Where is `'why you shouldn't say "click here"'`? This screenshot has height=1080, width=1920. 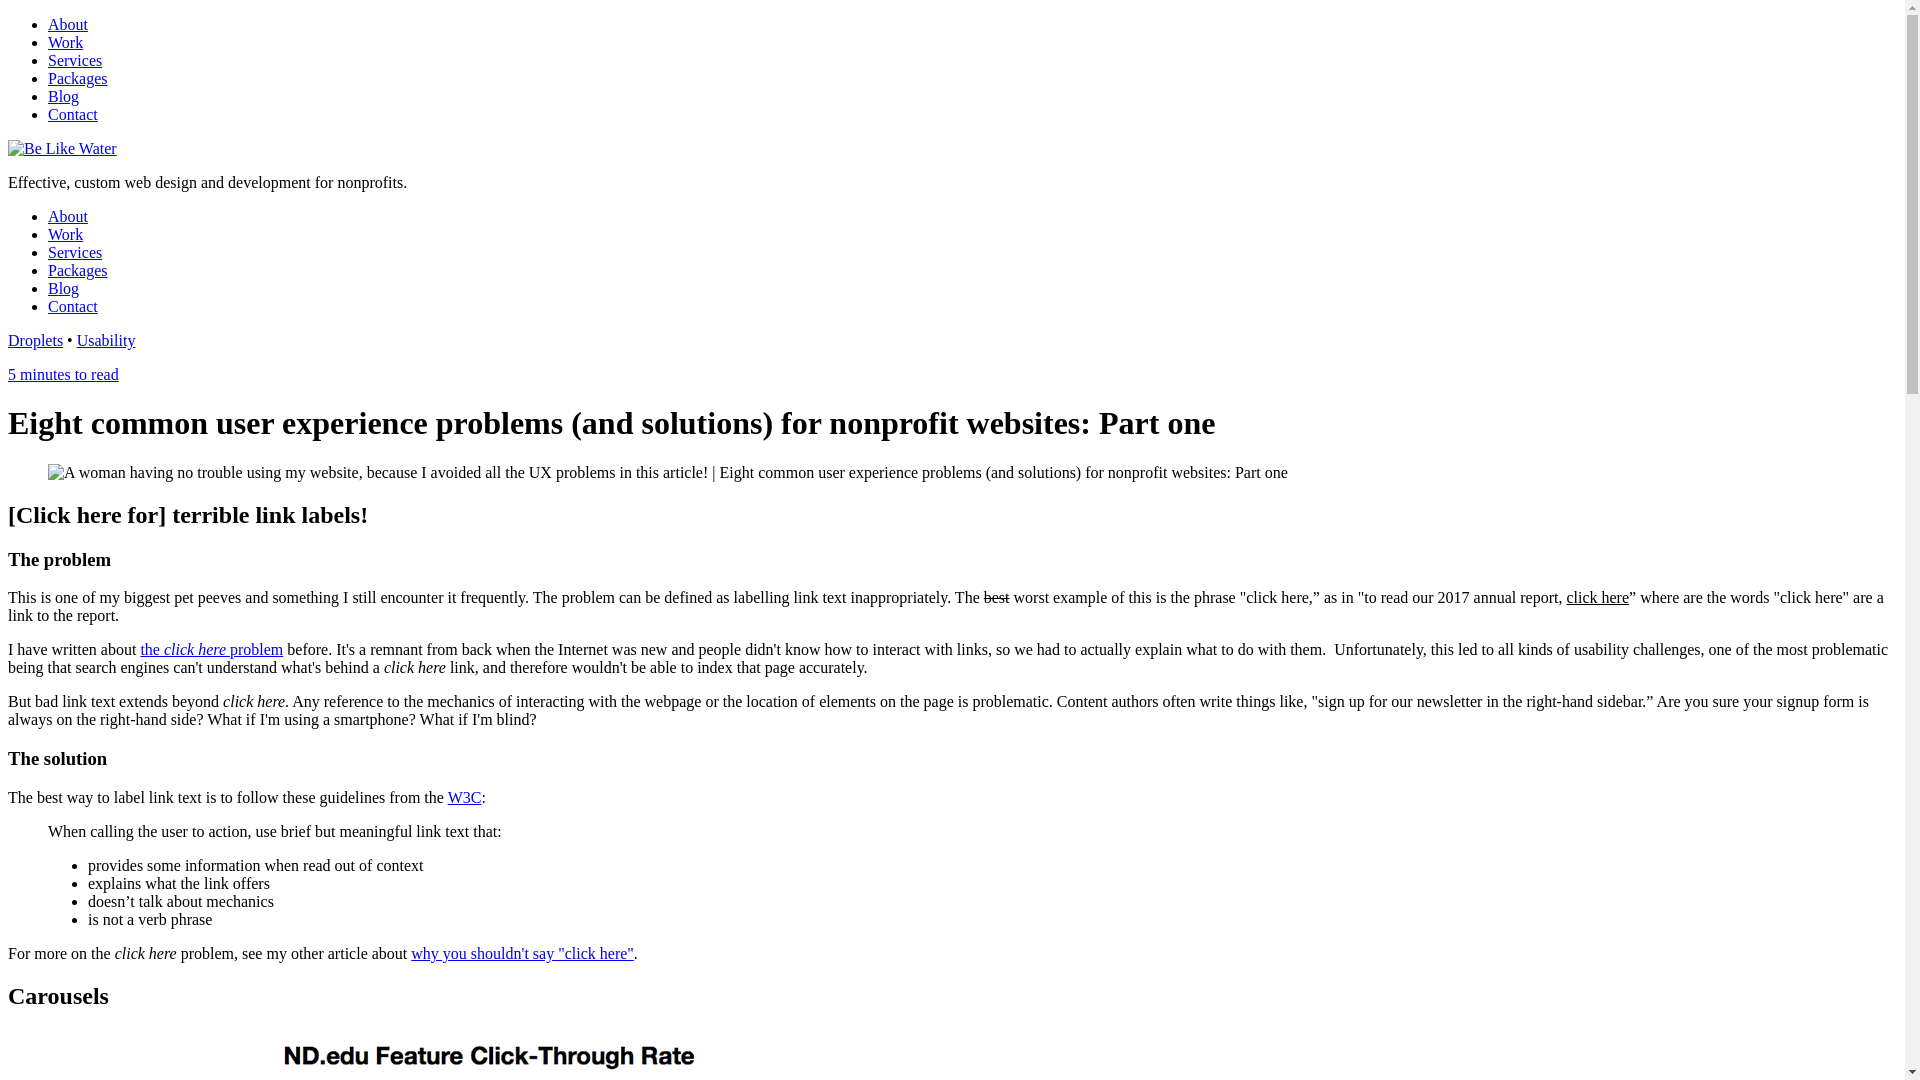
'why you shouldn't say "click here"' is located at coordinates (522, 952).